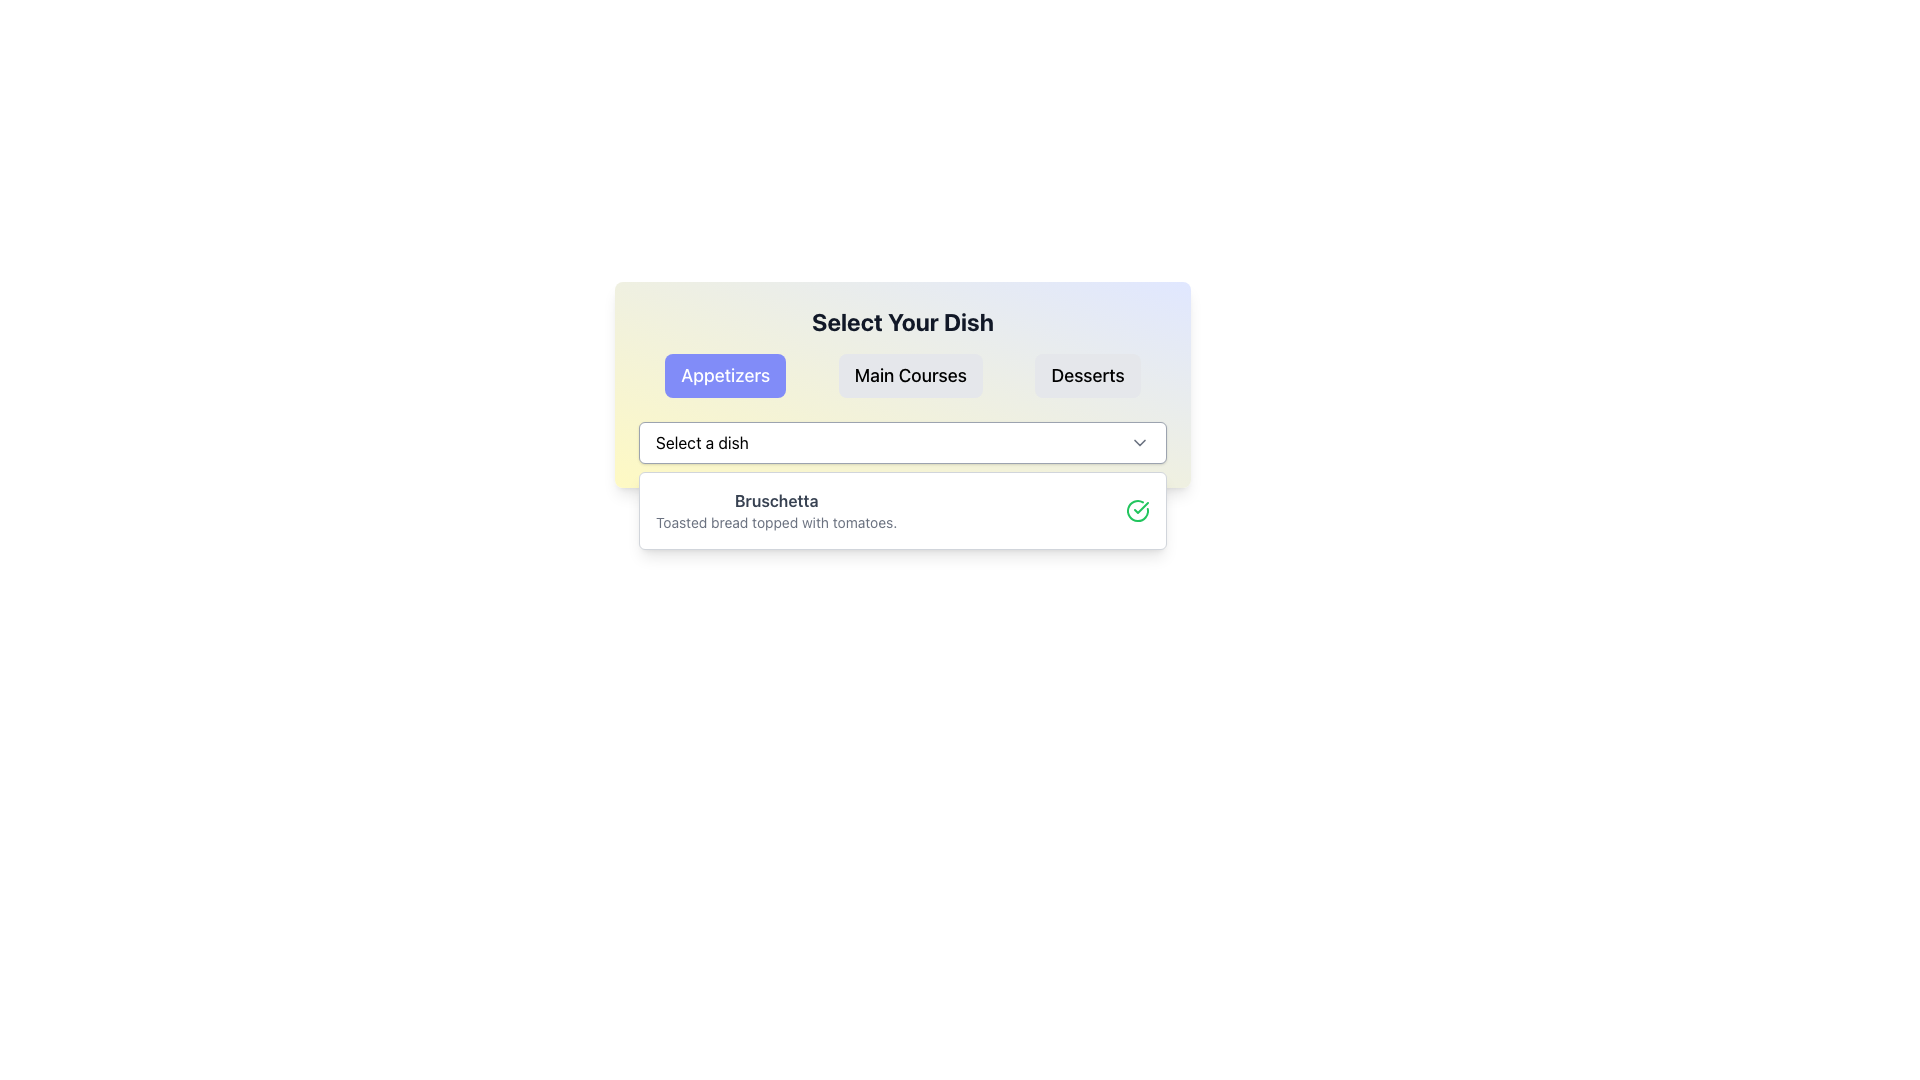 This screenshot has width=1920, height=1080. Describe the element at coordinates (1137, 509) in the screenshot. I see `the green checkmark icon at the far-right end of the 'Bruschetta' list row` at that location.